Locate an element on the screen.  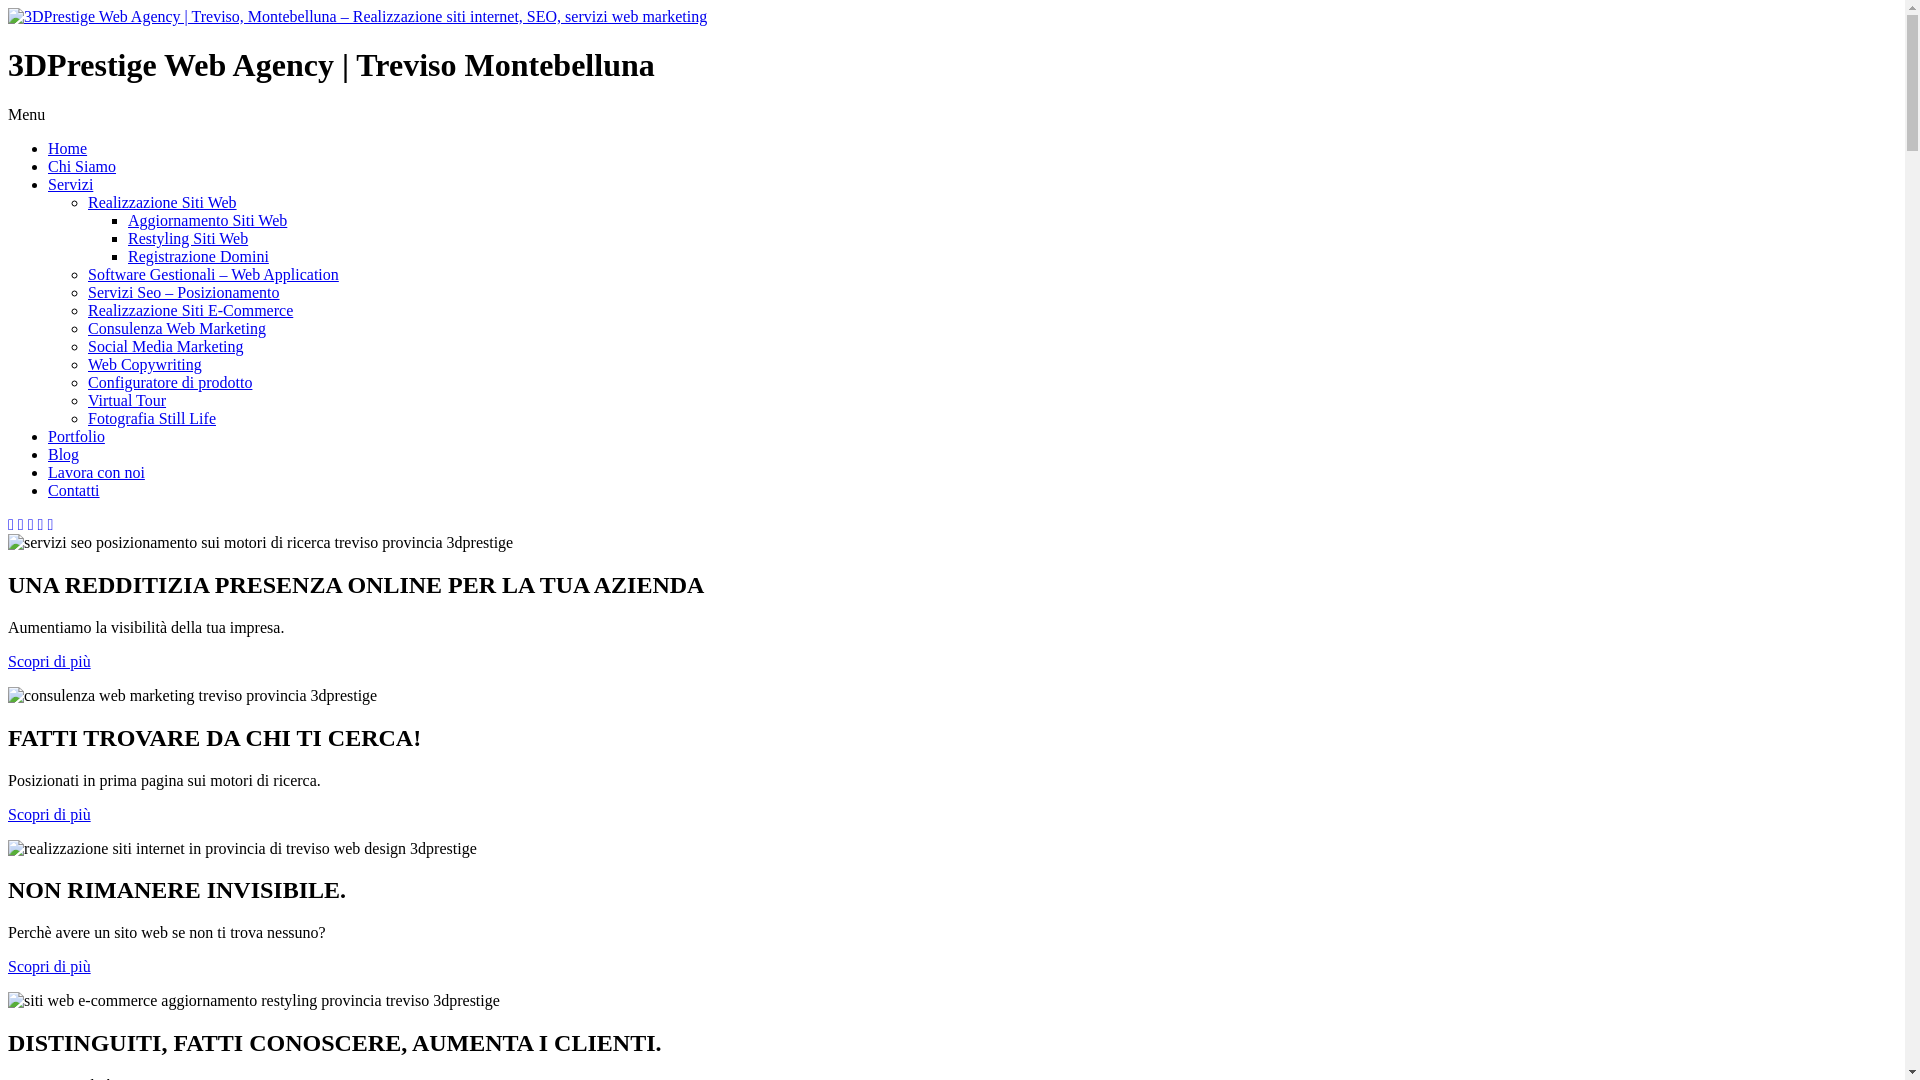
'Aggiornamento Siti Web' is located at coordinates (127, 220).